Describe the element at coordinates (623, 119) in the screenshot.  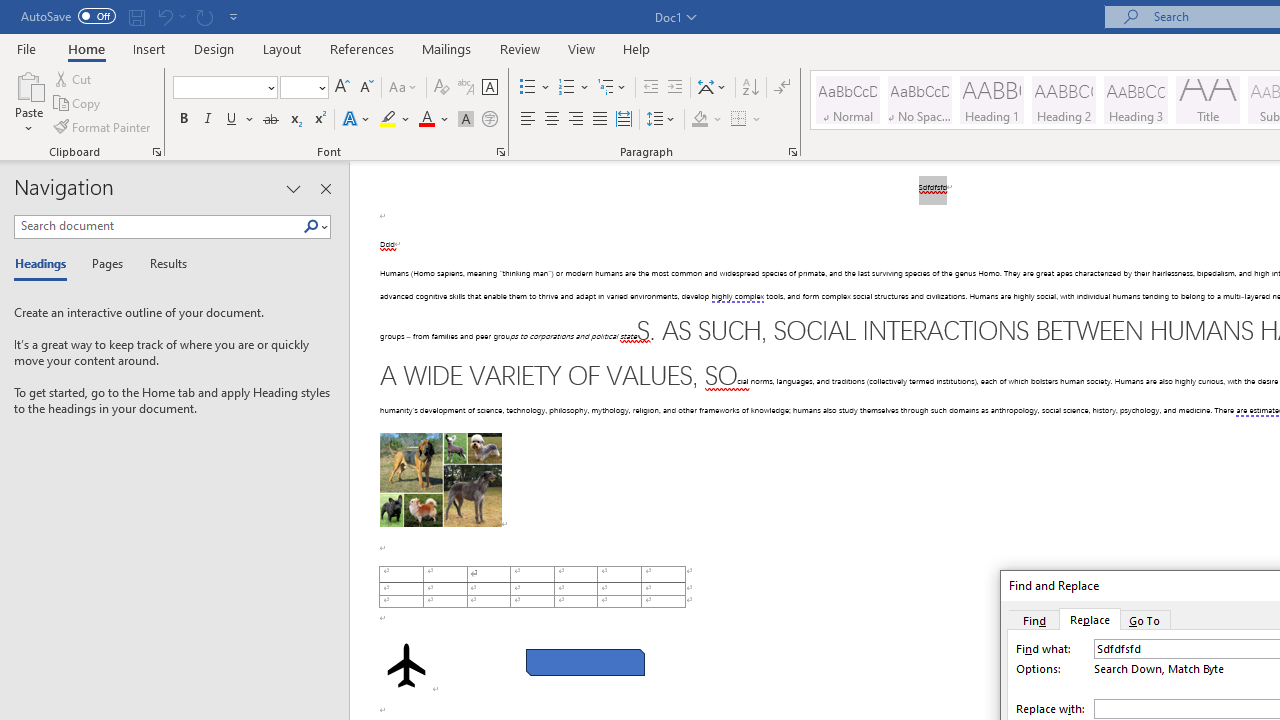
I see `'Distributed'` at that location.